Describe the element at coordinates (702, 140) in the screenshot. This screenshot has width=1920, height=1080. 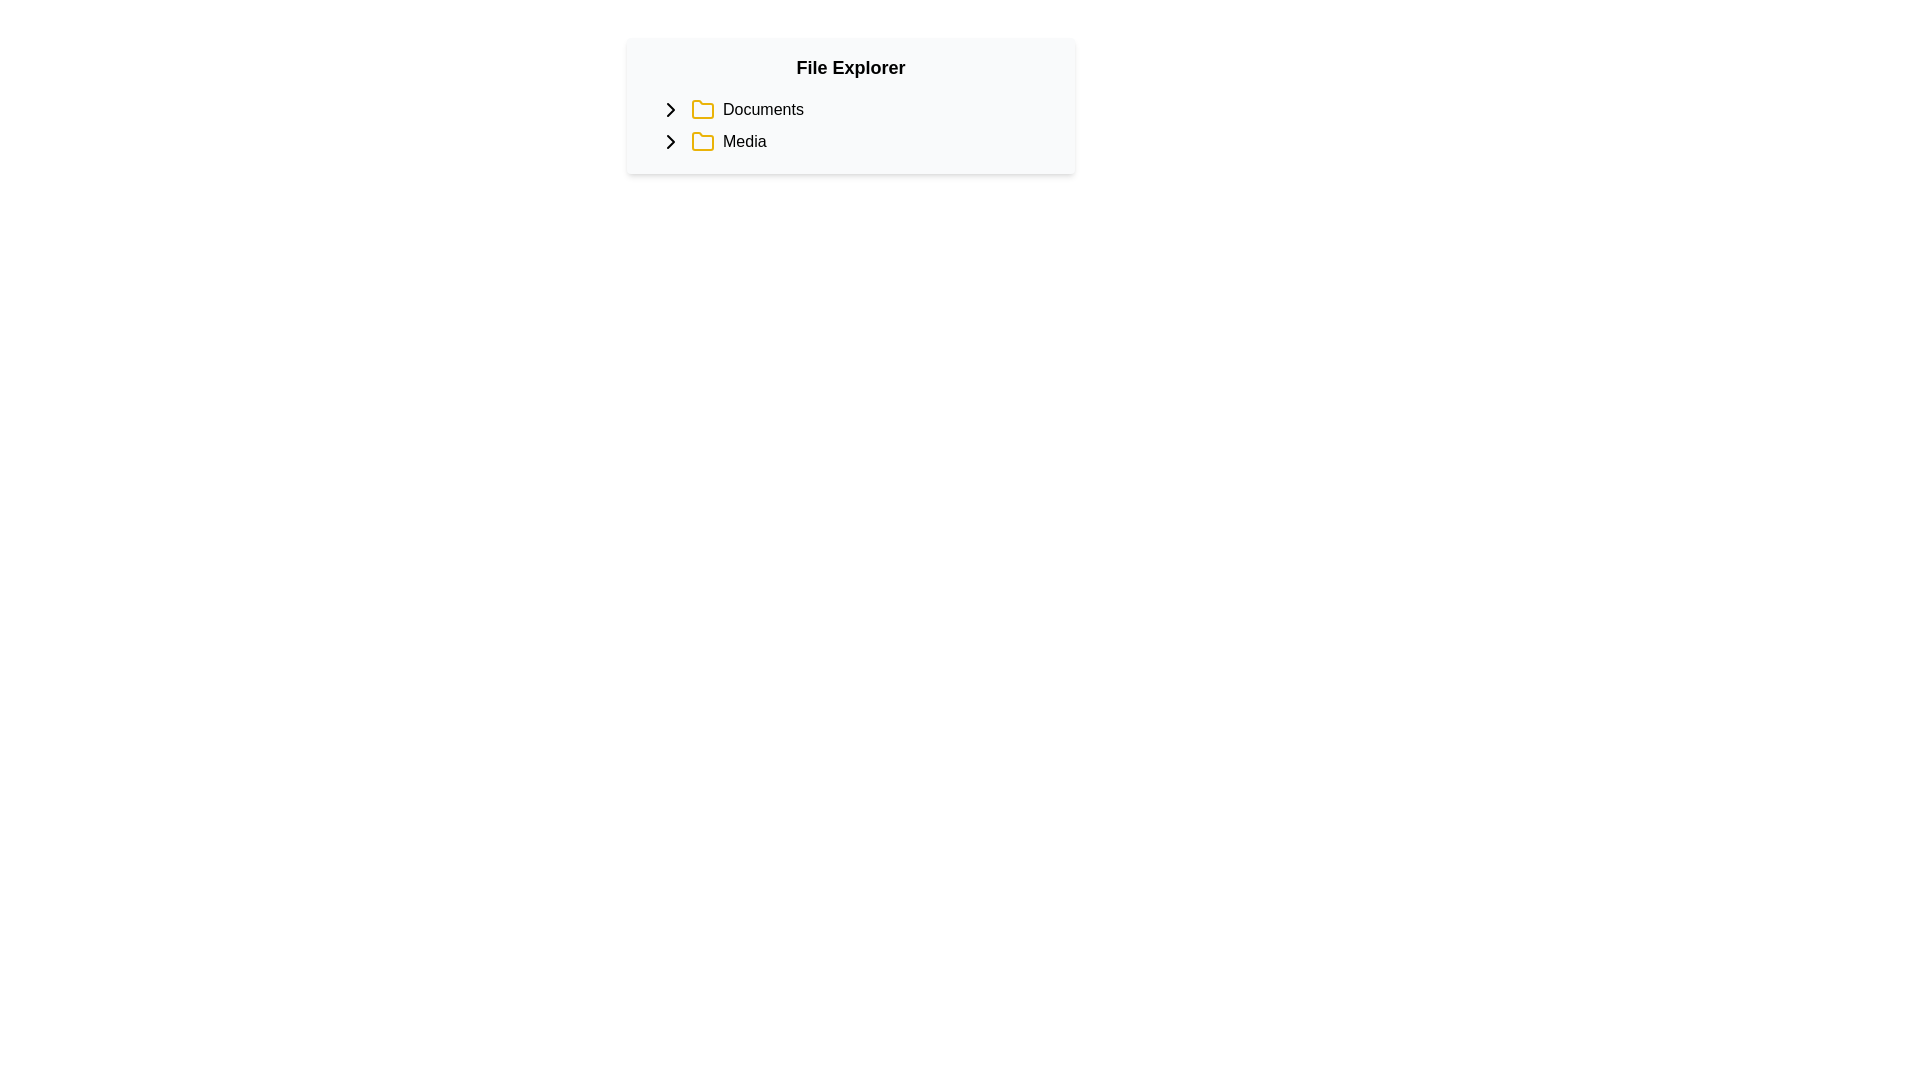
I see `the second folder icon in the 'File Explorer' interface, located directly under the 'Documents' folder icon, which is visually paired with the label 'Media'` at that location.